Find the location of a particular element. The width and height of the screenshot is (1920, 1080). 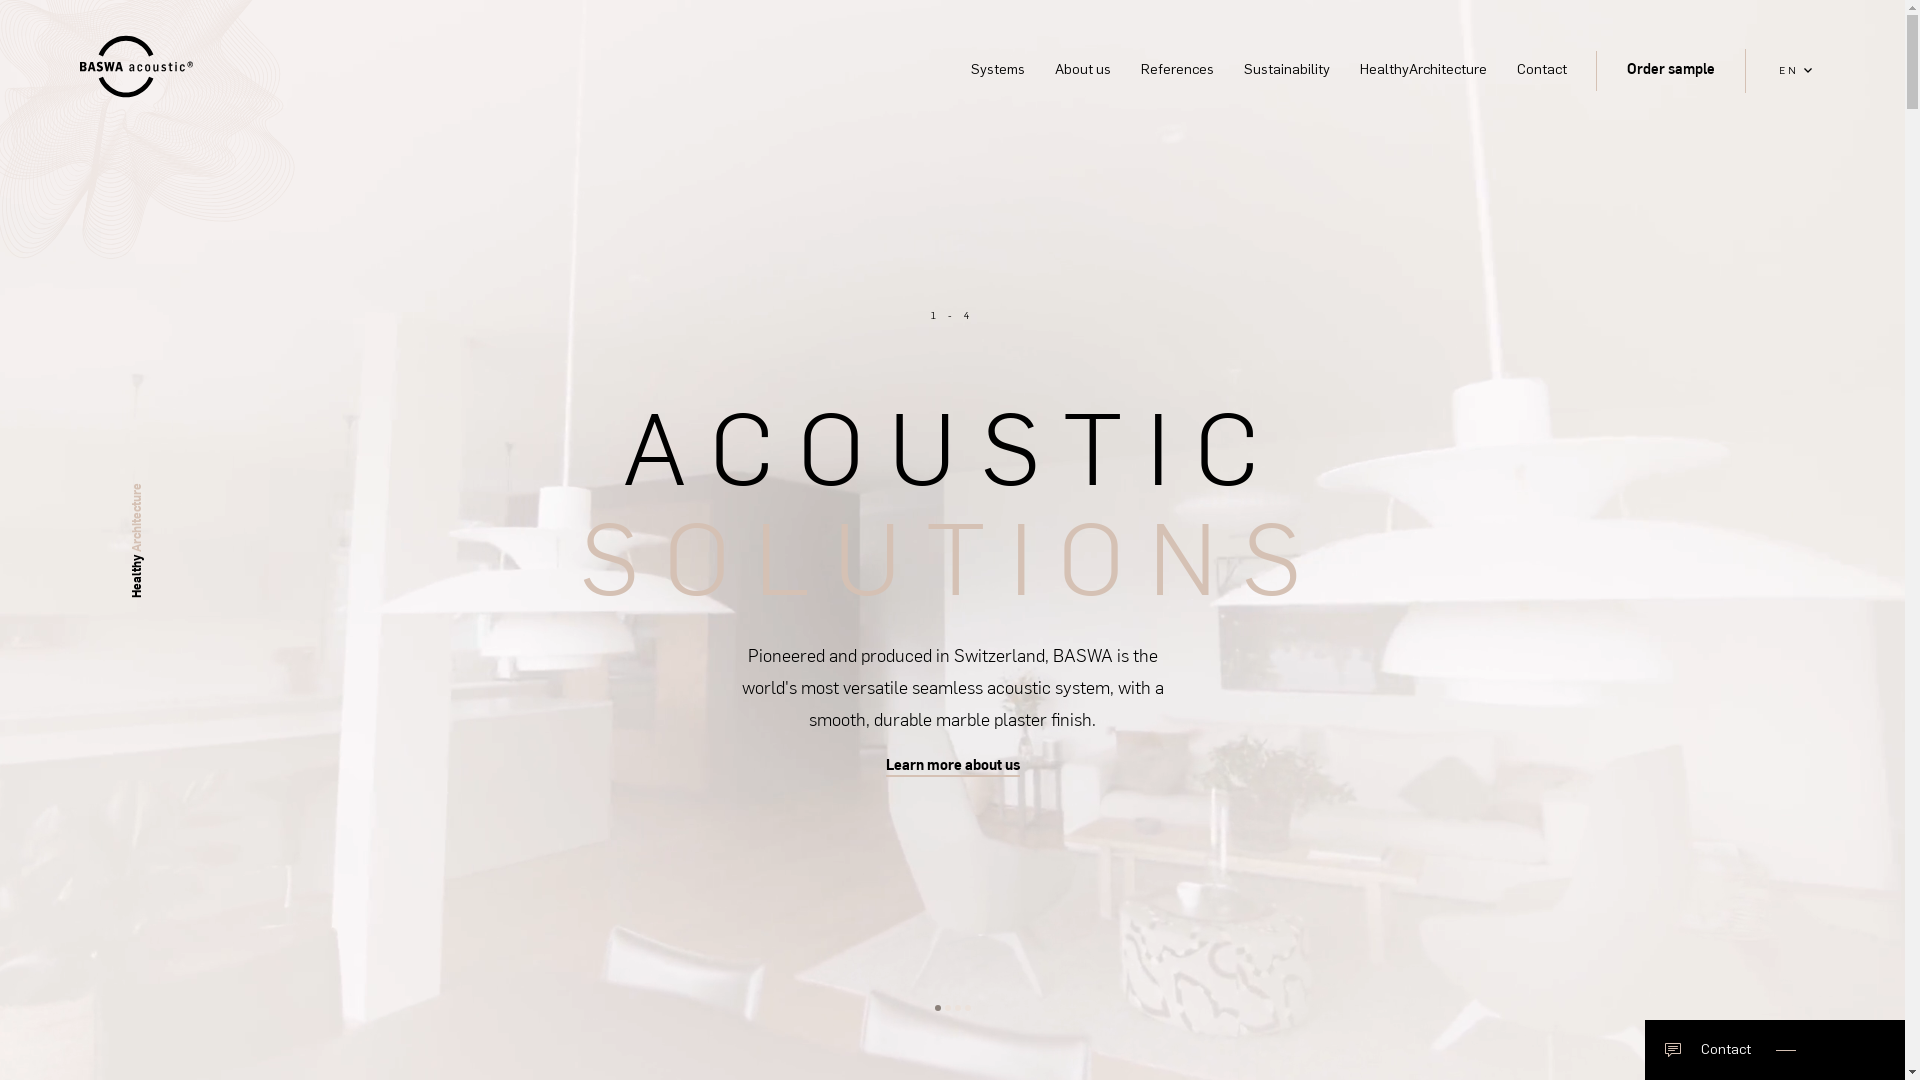

'HealthyArchitecture' is located at coordinates (1422, 69).